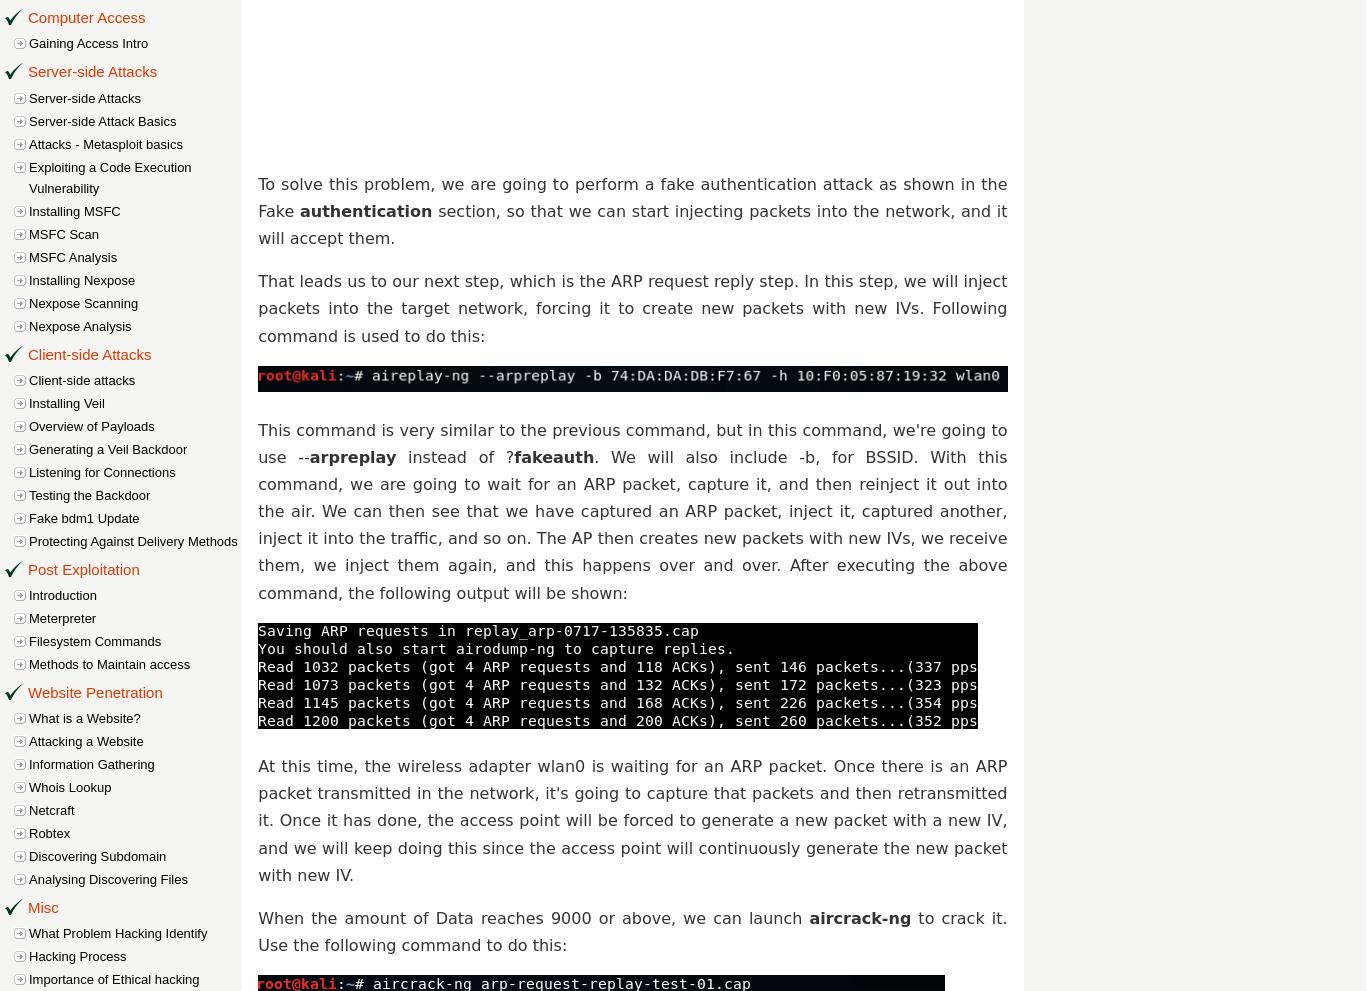 This screenshot has height=991, width=1368. Describe the element at coordinates (94, 691) in the screenshot. I see `'Website Penetration'` at that location.